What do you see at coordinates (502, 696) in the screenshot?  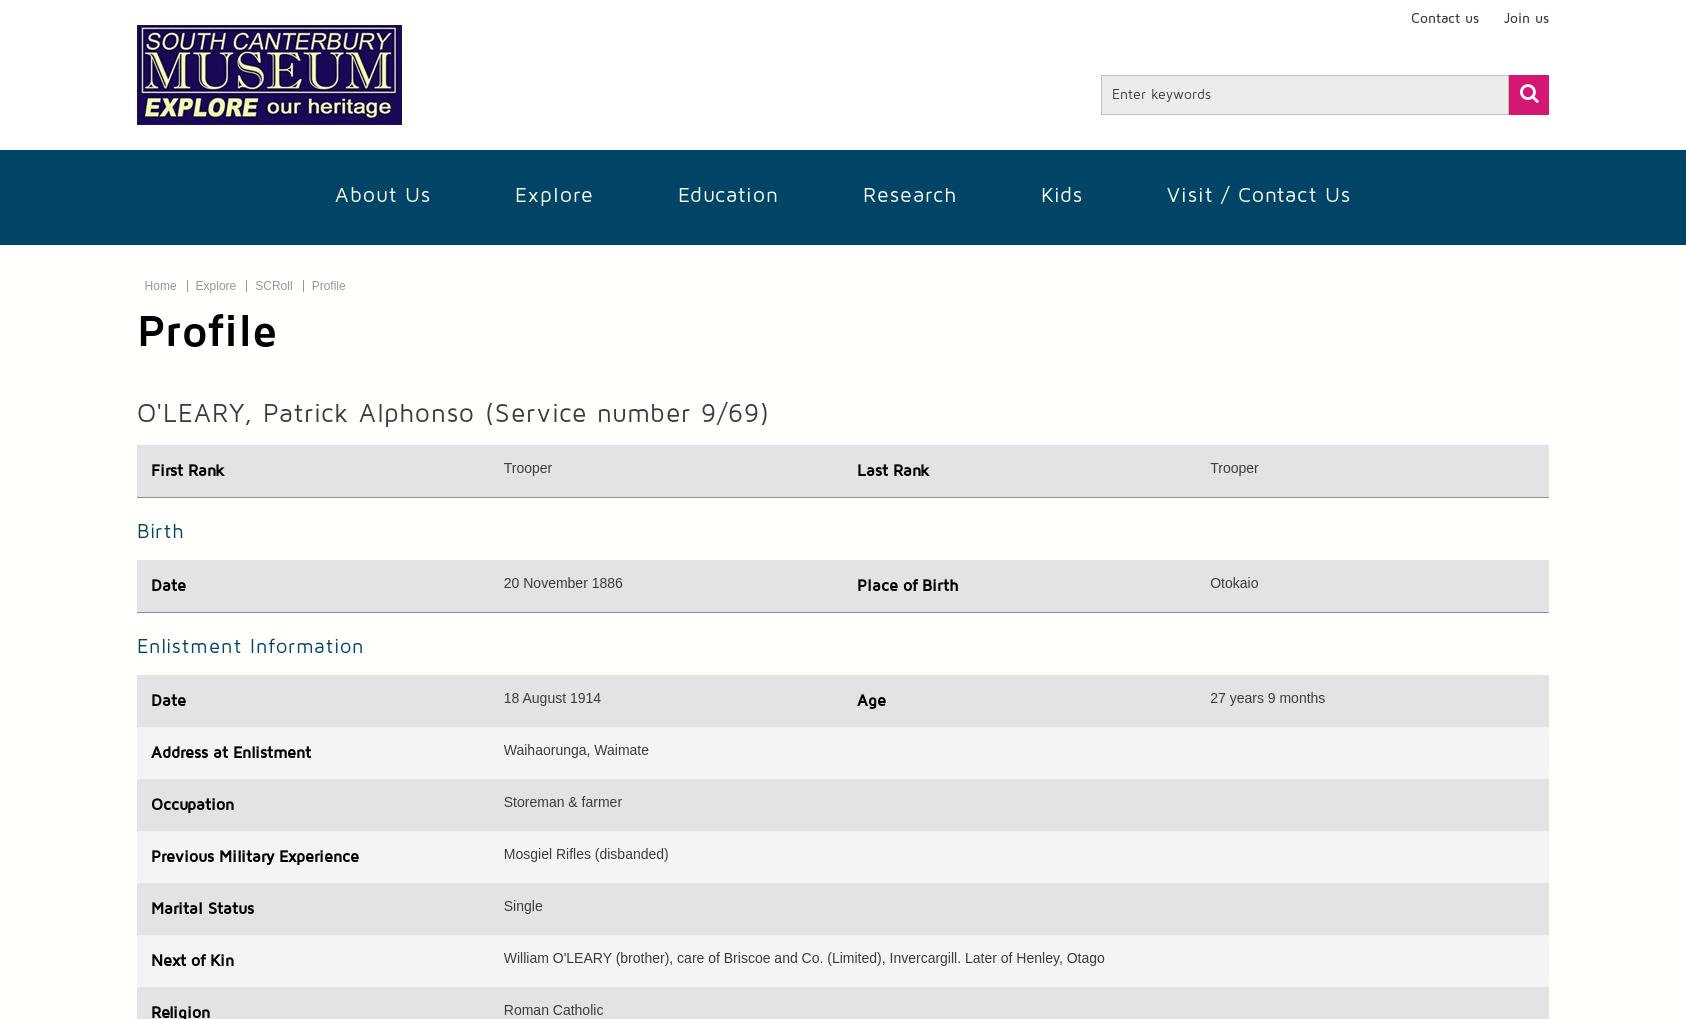 I see `'18 August 1914'` at bounding box center [502, 696].